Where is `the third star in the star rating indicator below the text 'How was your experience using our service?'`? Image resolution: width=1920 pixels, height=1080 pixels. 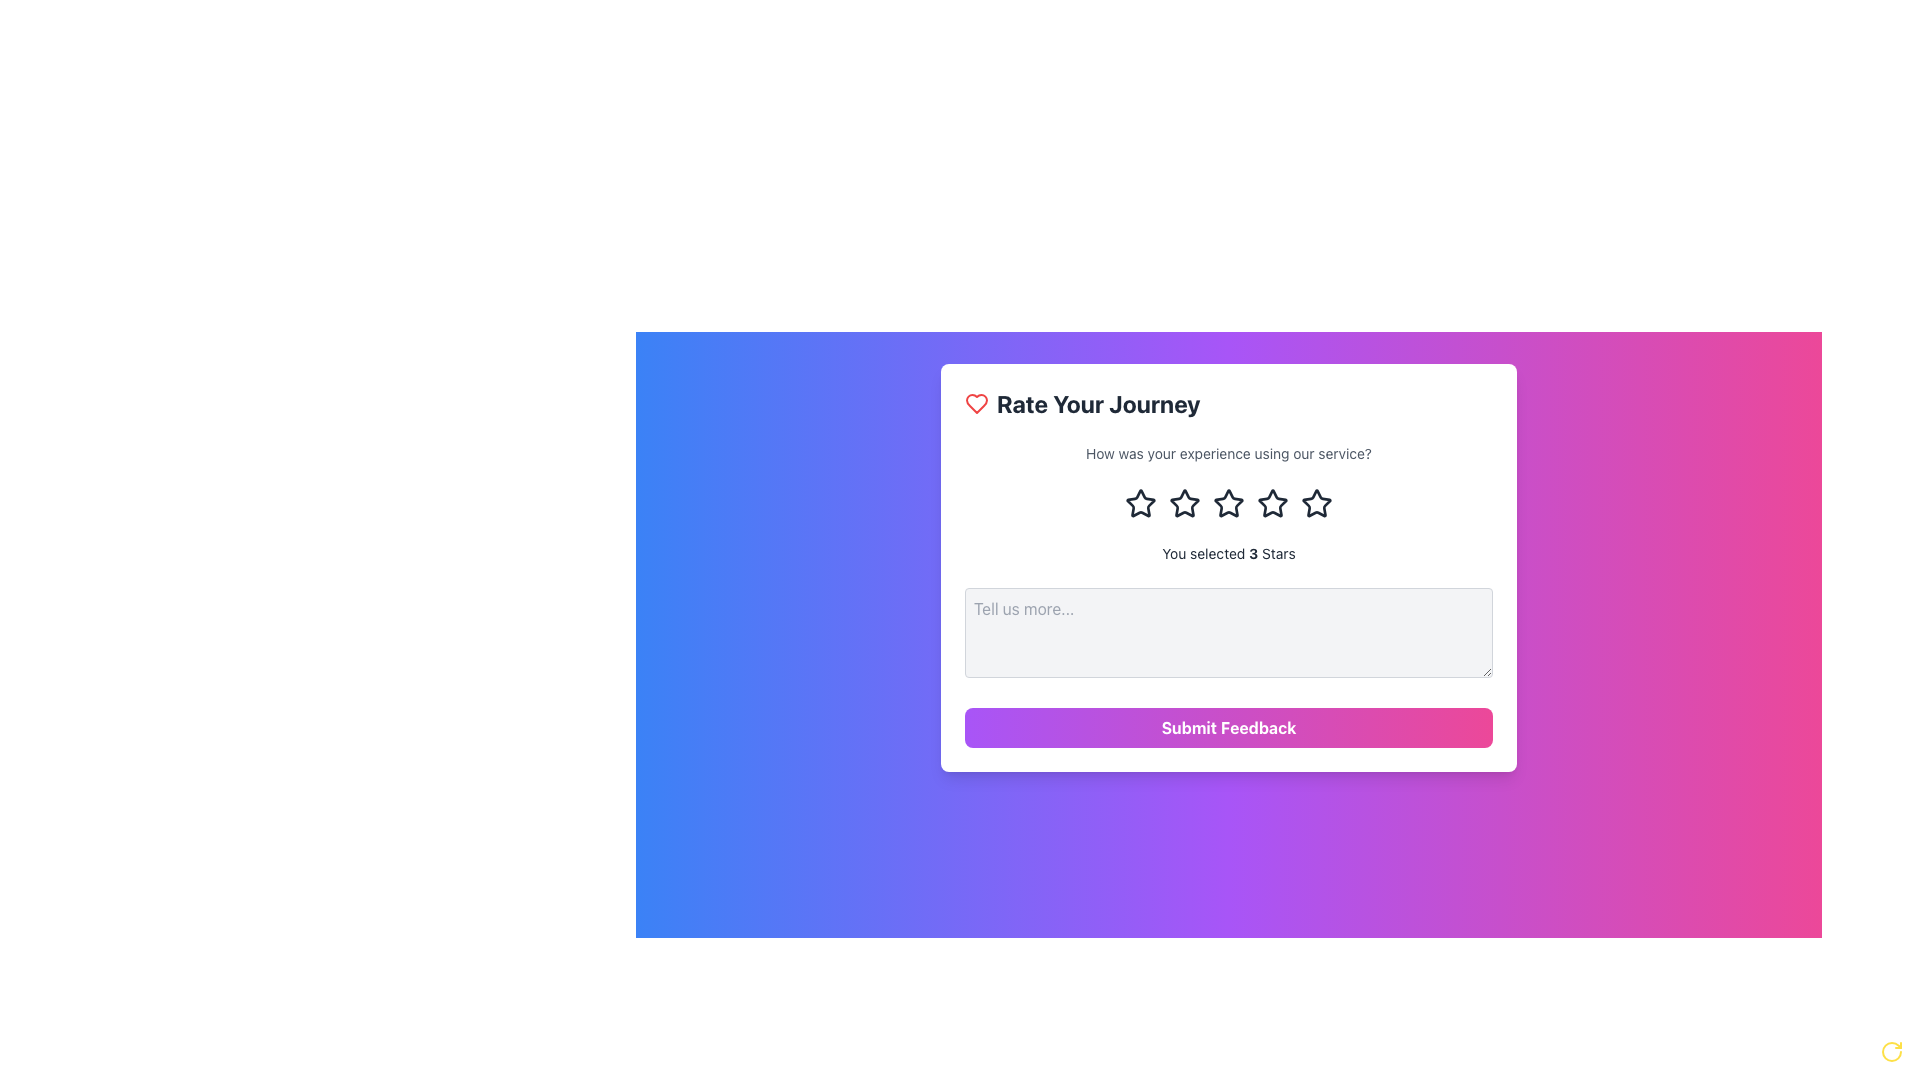 the third star in the star rating indicator below the text 'How was your experience using our service?' is located at coordinates (1227, 503).